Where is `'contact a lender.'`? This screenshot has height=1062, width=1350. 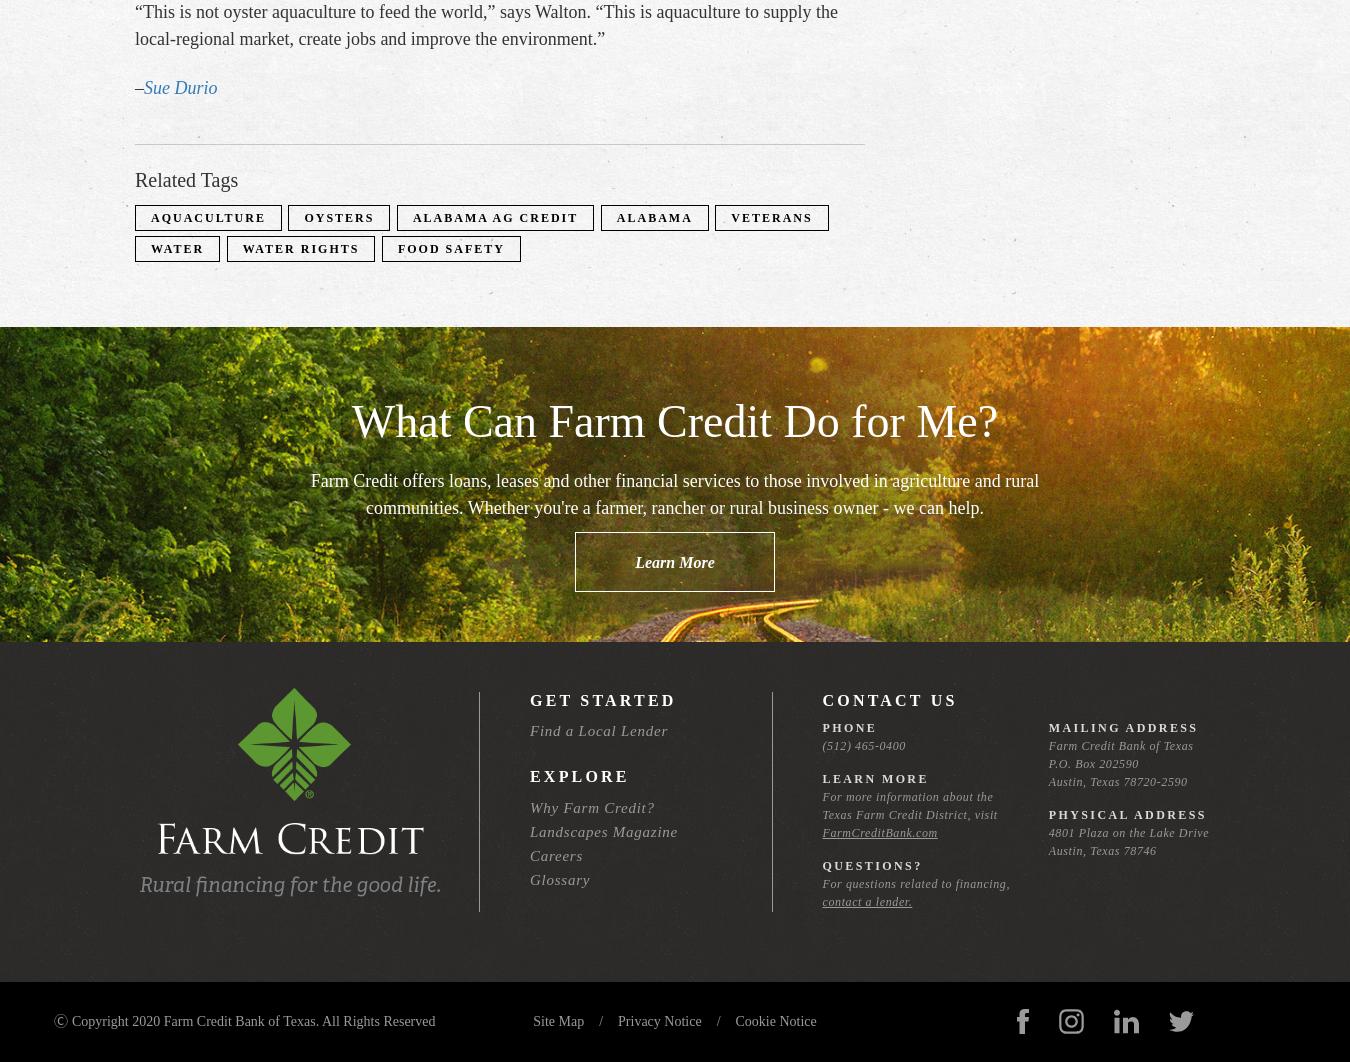
'contact a lender.' is located at coordinates (866, 900).